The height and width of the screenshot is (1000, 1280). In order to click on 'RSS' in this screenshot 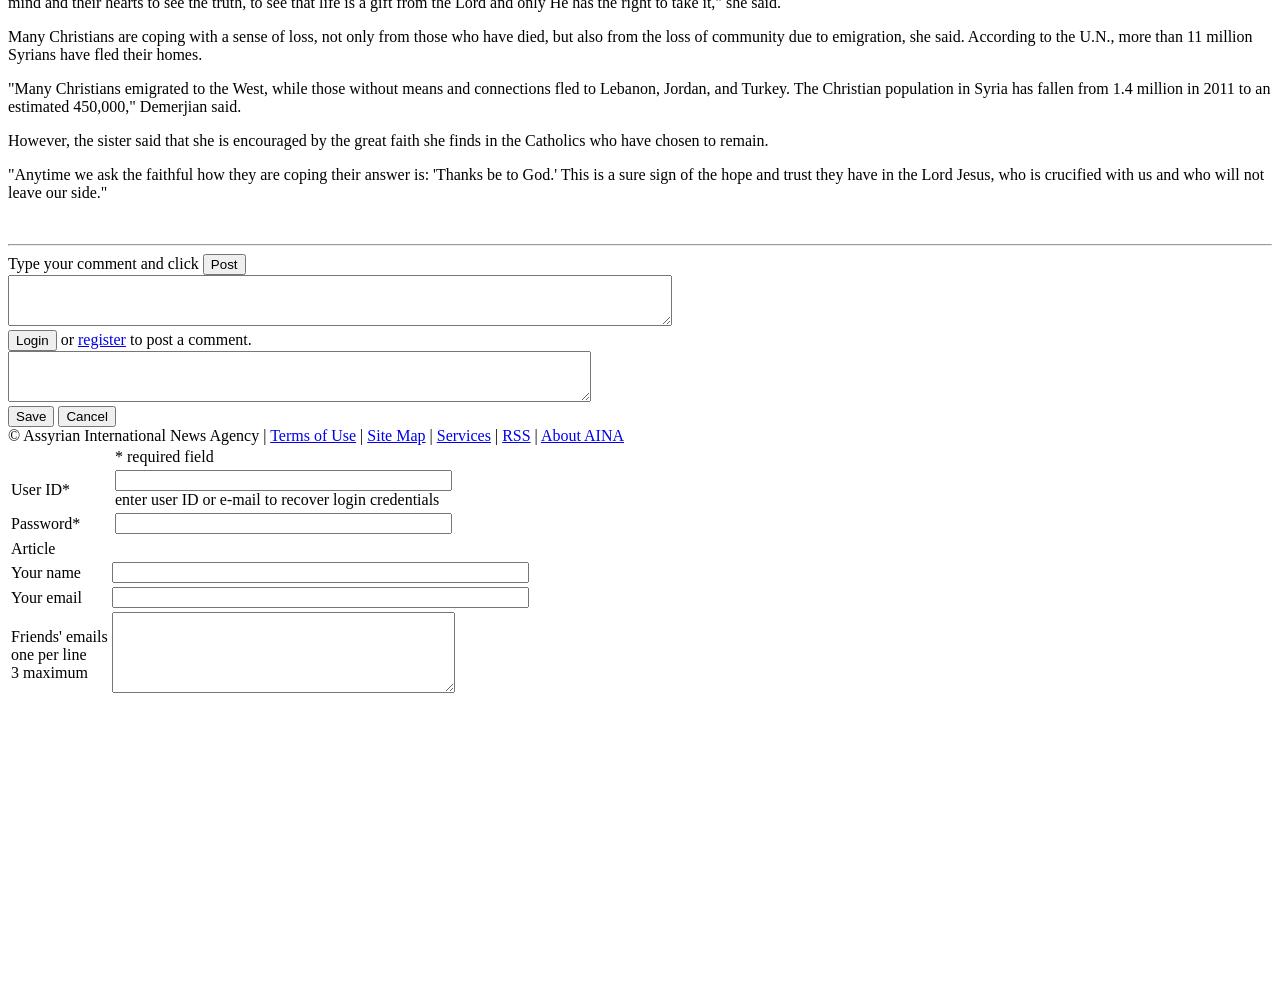, I will do `click(515, 435)`.